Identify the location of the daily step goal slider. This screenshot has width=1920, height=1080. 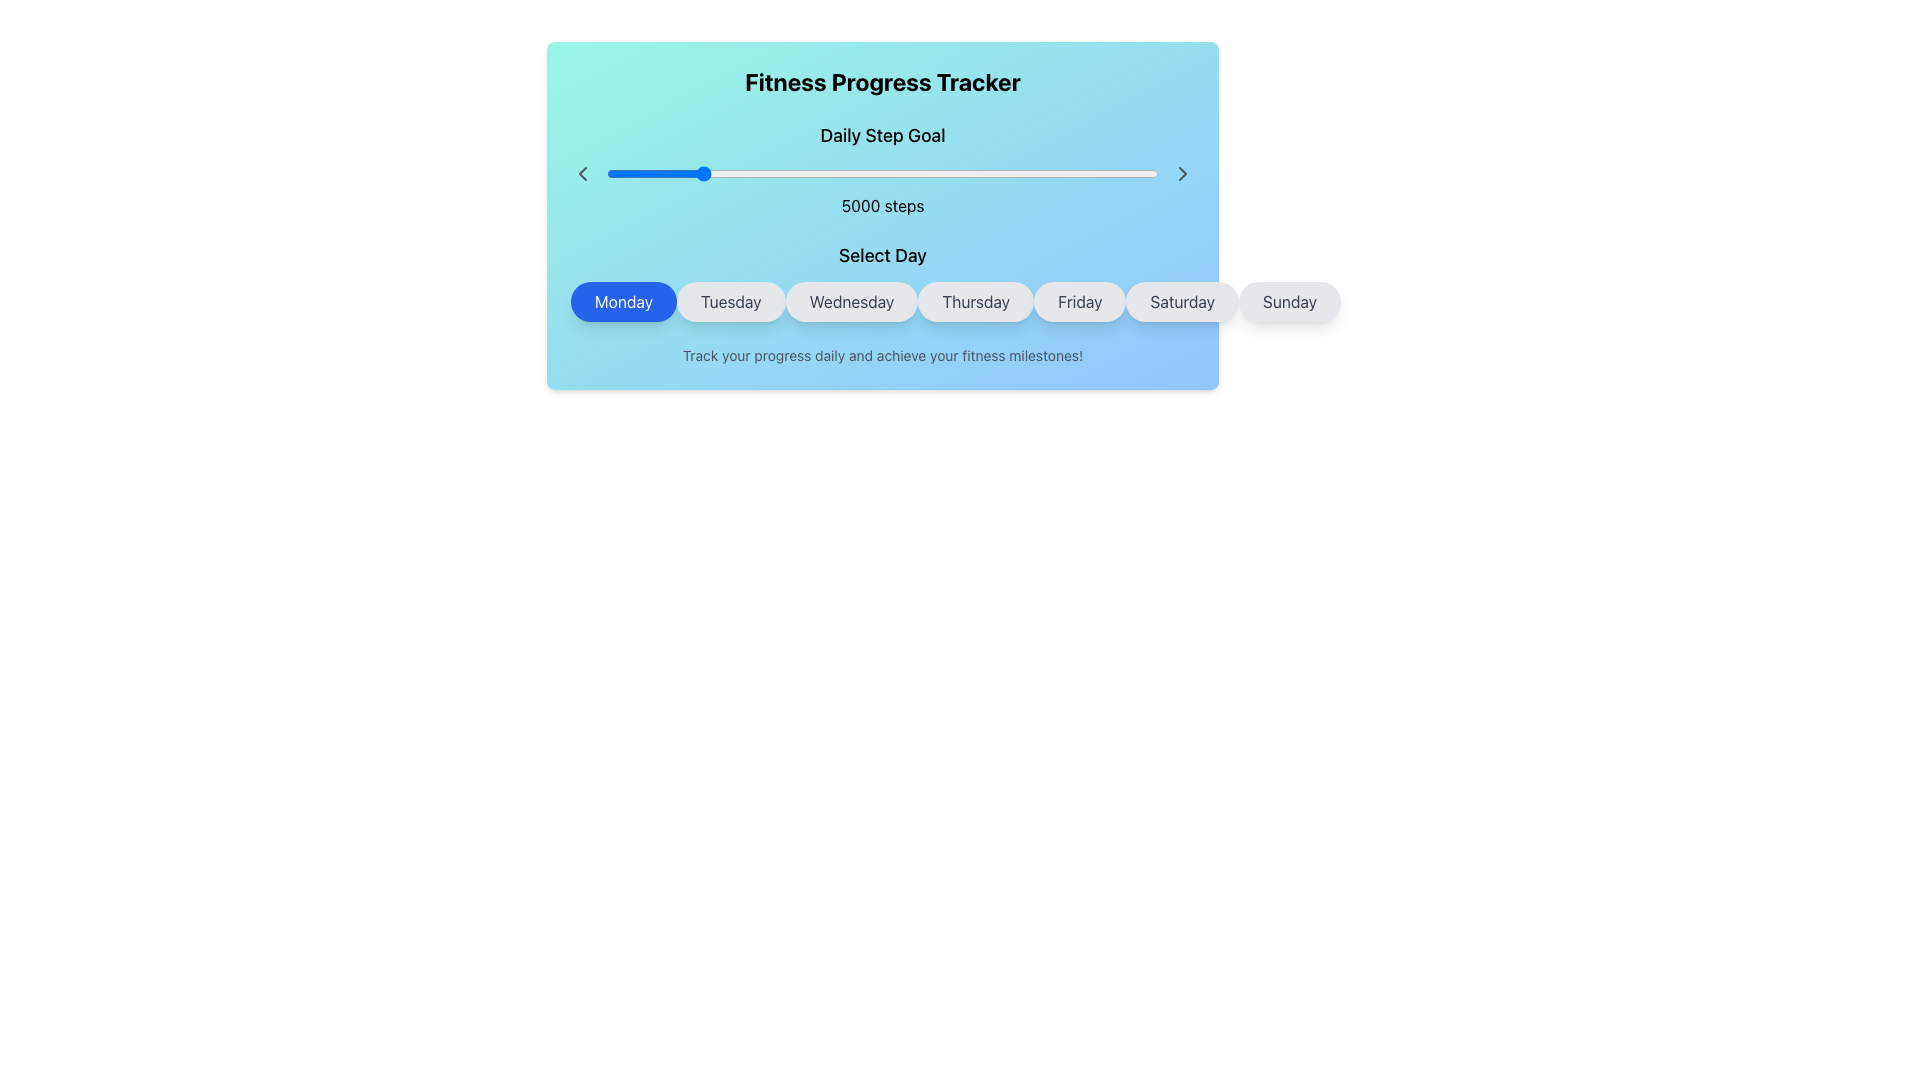
(640, 172).